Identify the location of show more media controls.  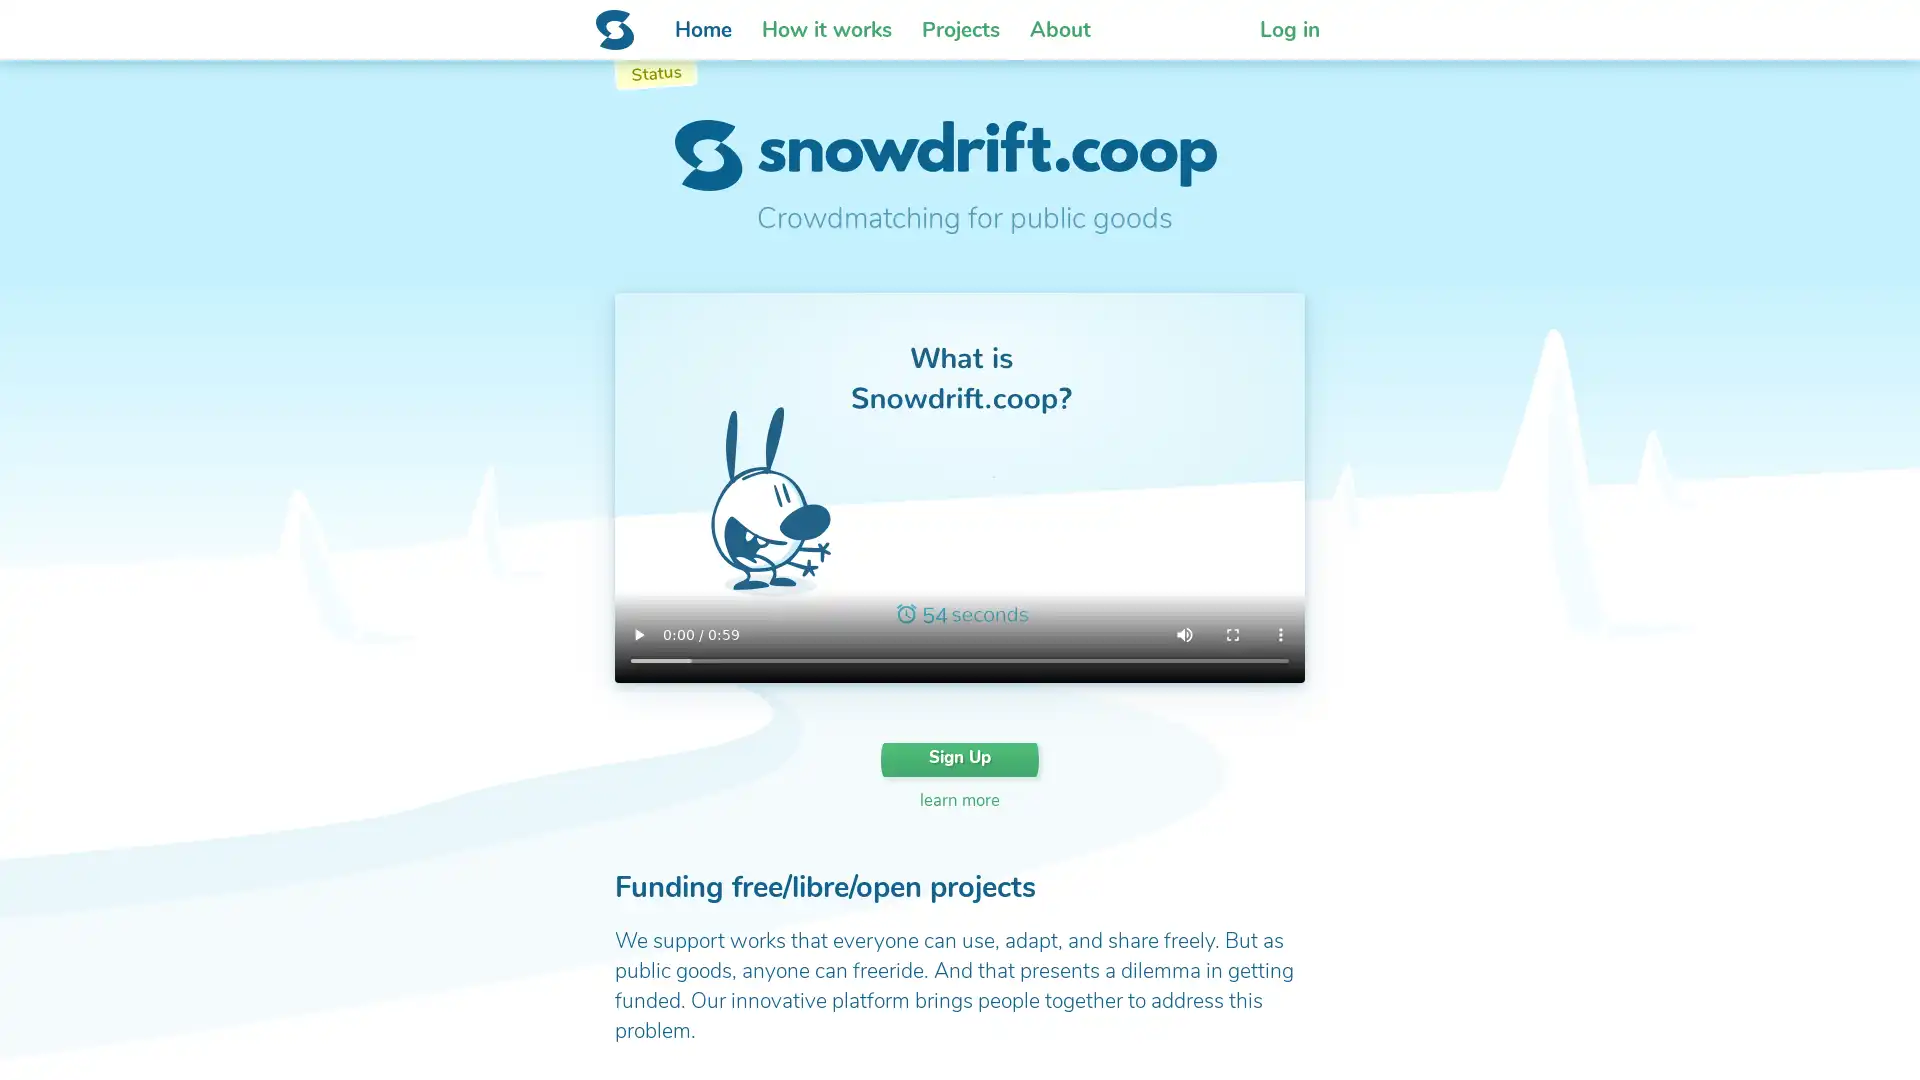
(1281, 635).